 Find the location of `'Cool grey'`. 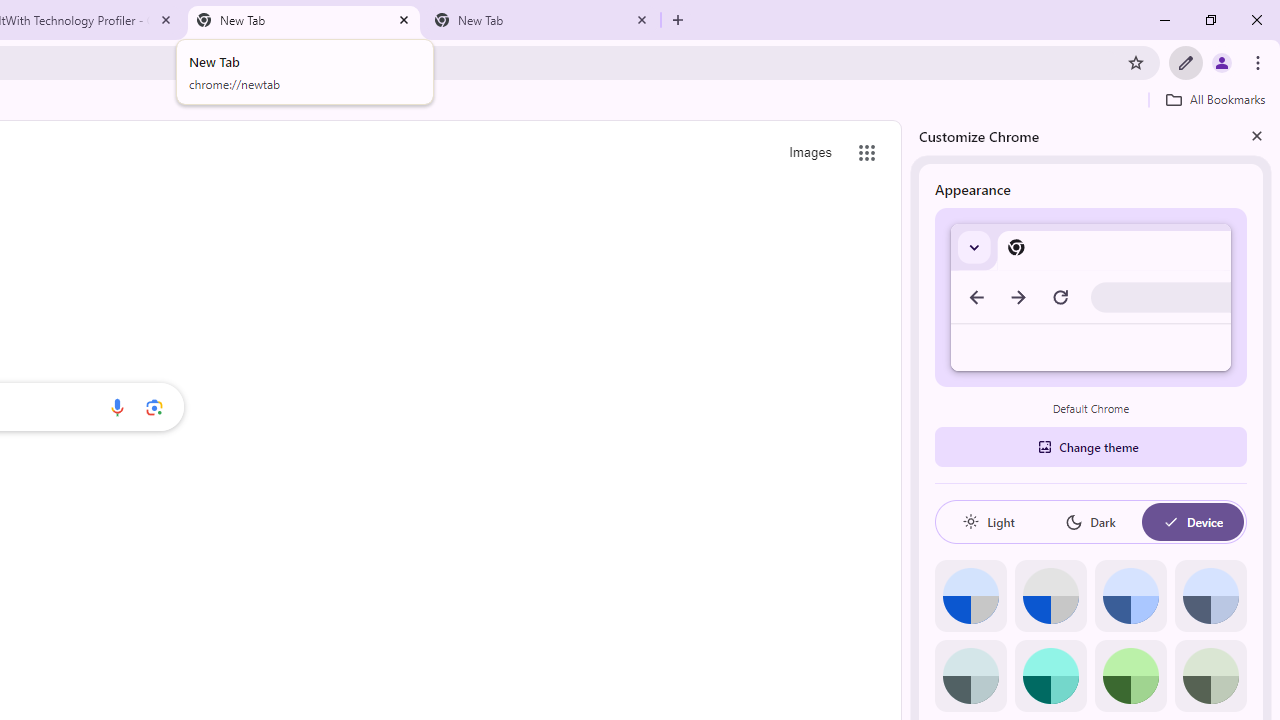

'Cool grey' is located at coordinates (1209, 595).